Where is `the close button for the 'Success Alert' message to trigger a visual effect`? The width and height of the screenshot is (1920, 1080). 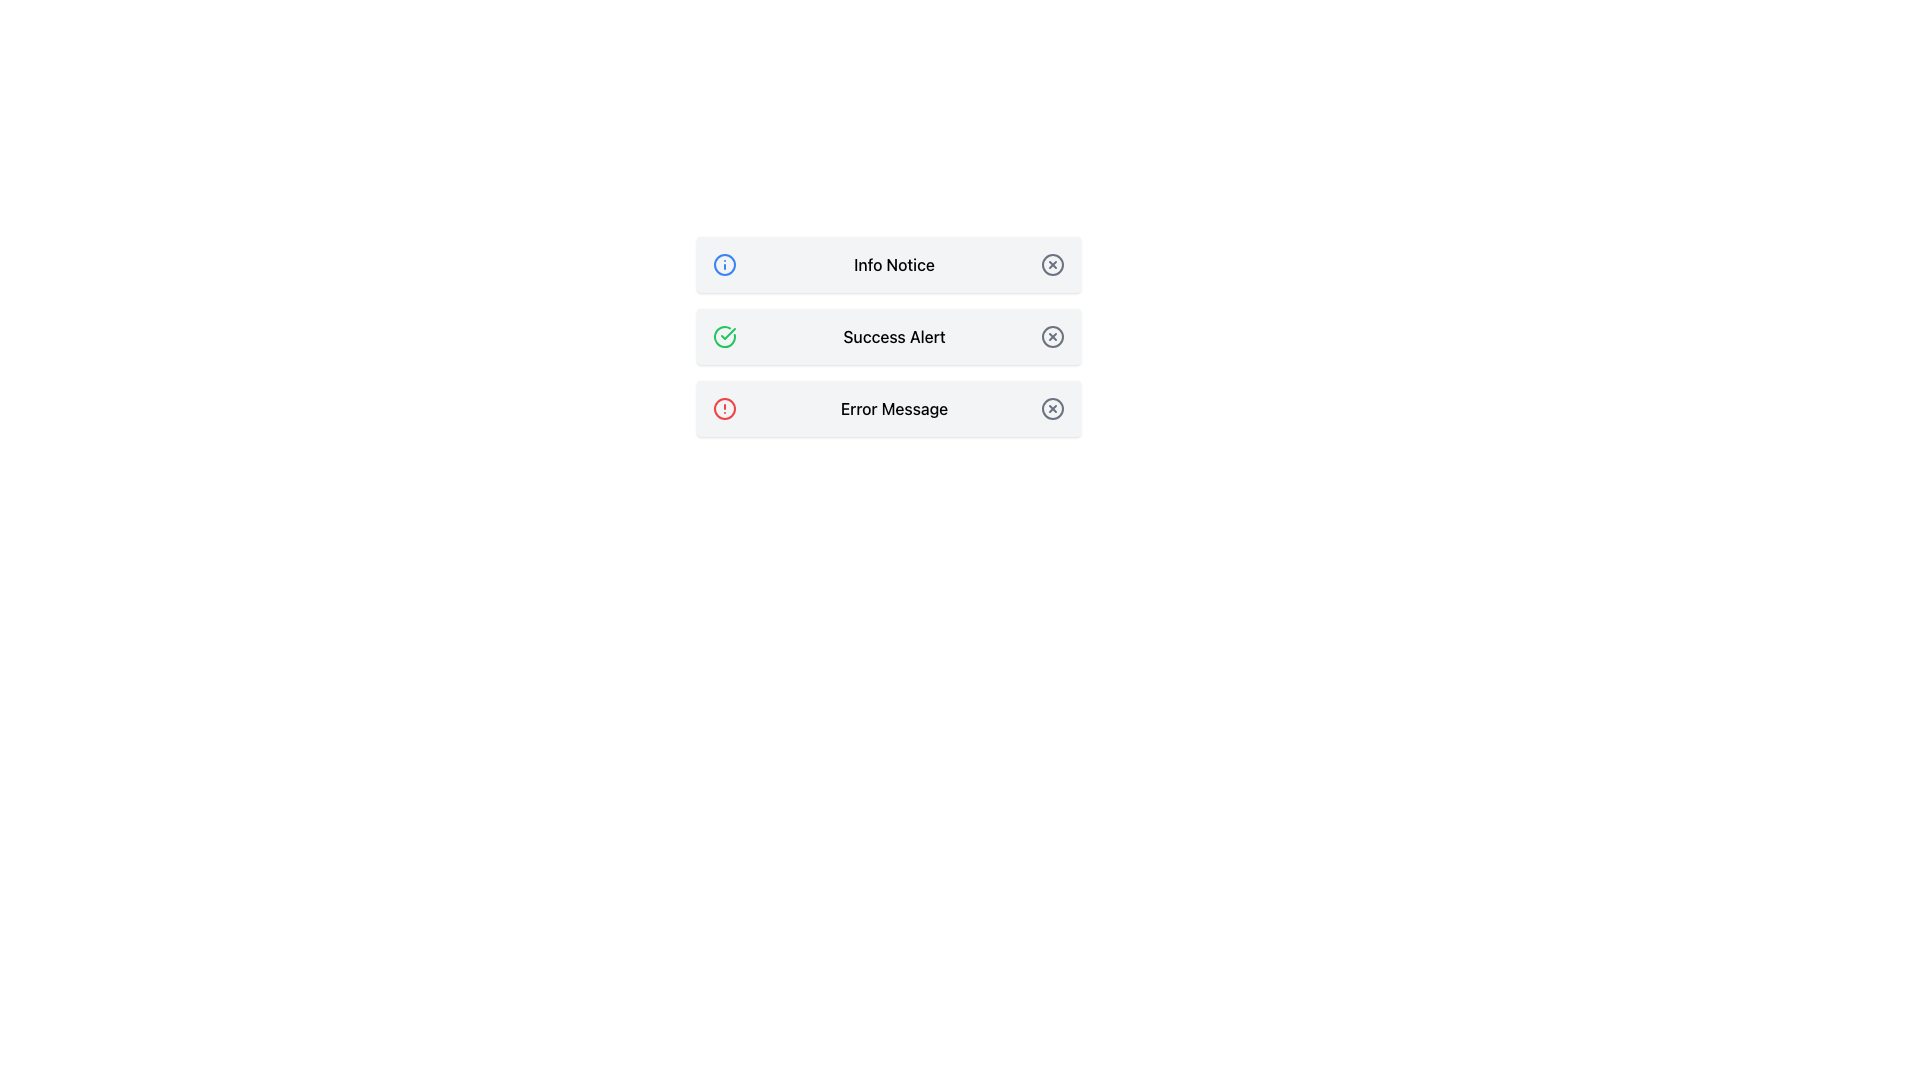
the close button for the 'Success Alert' message to trigger a visual effect is located at coordinates (1051, 335).